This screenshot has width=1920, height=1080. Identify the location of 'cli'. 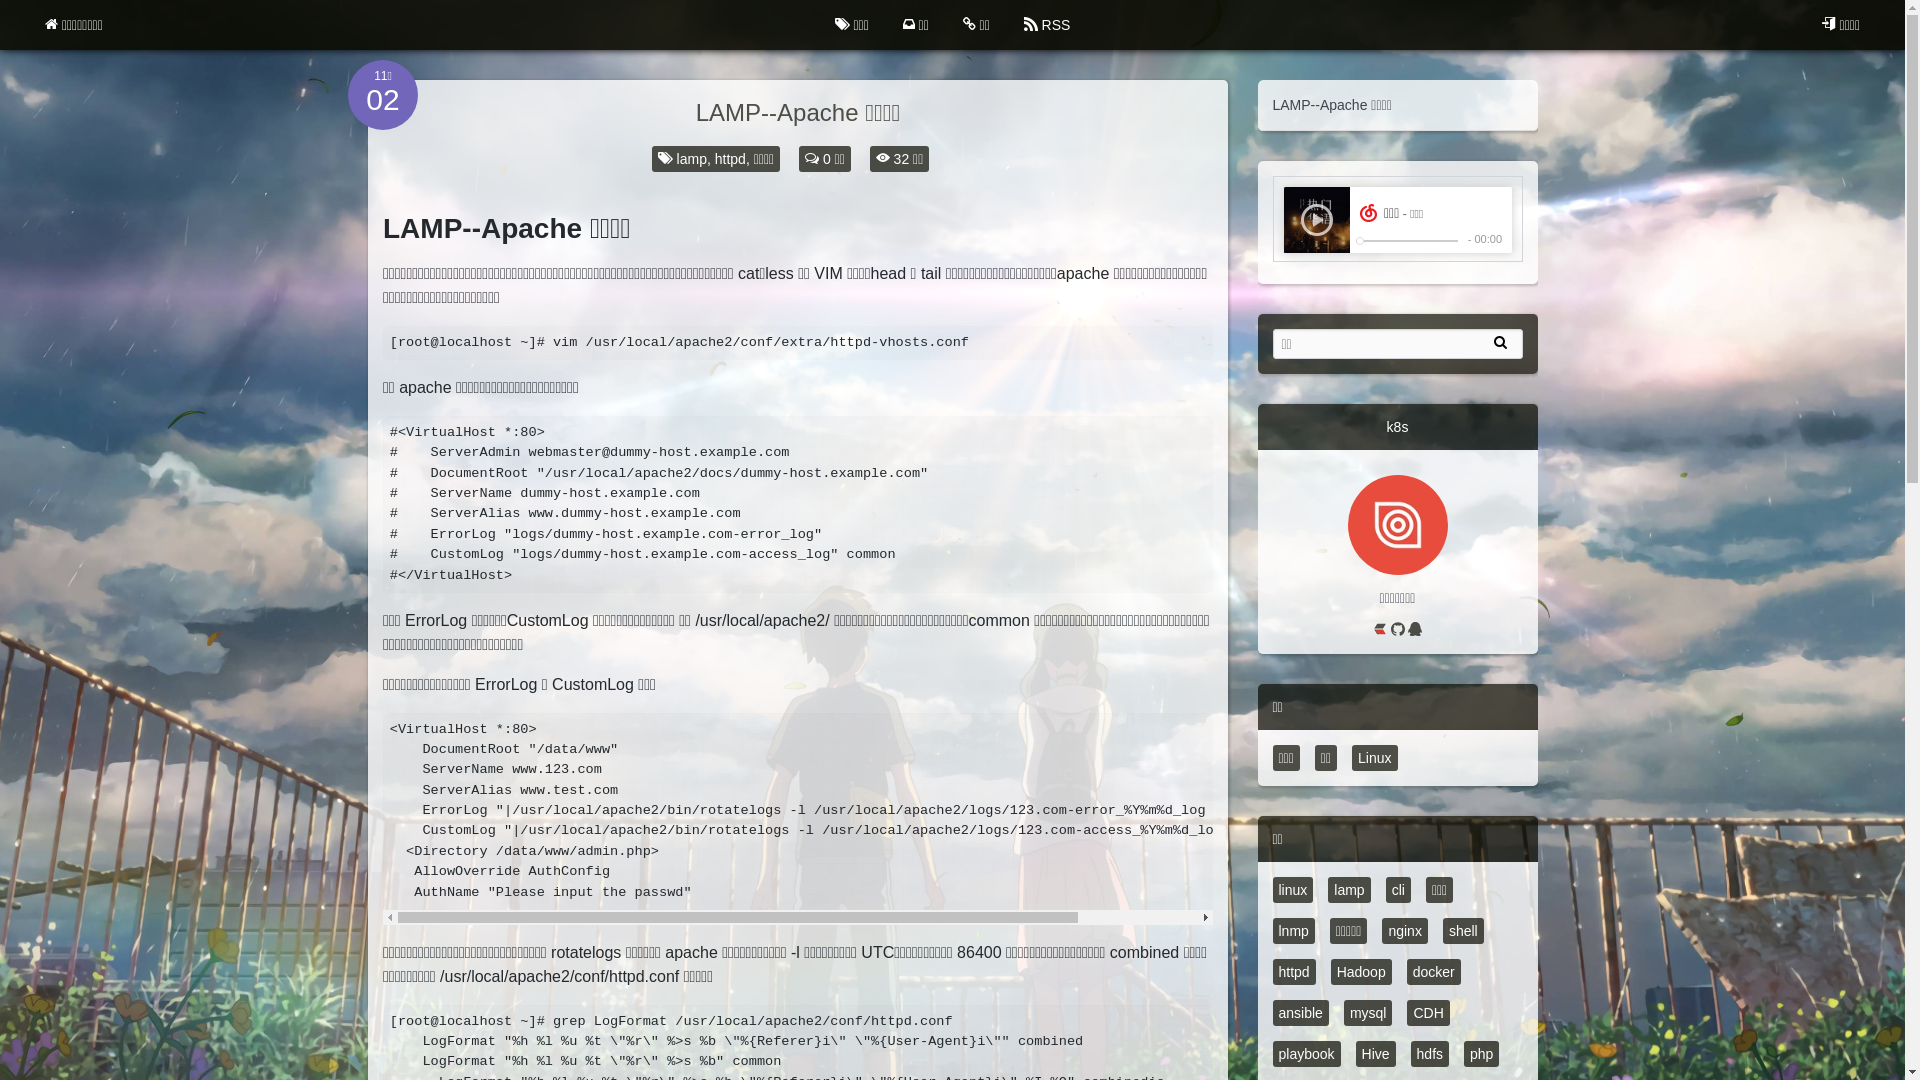
(1397, 889).